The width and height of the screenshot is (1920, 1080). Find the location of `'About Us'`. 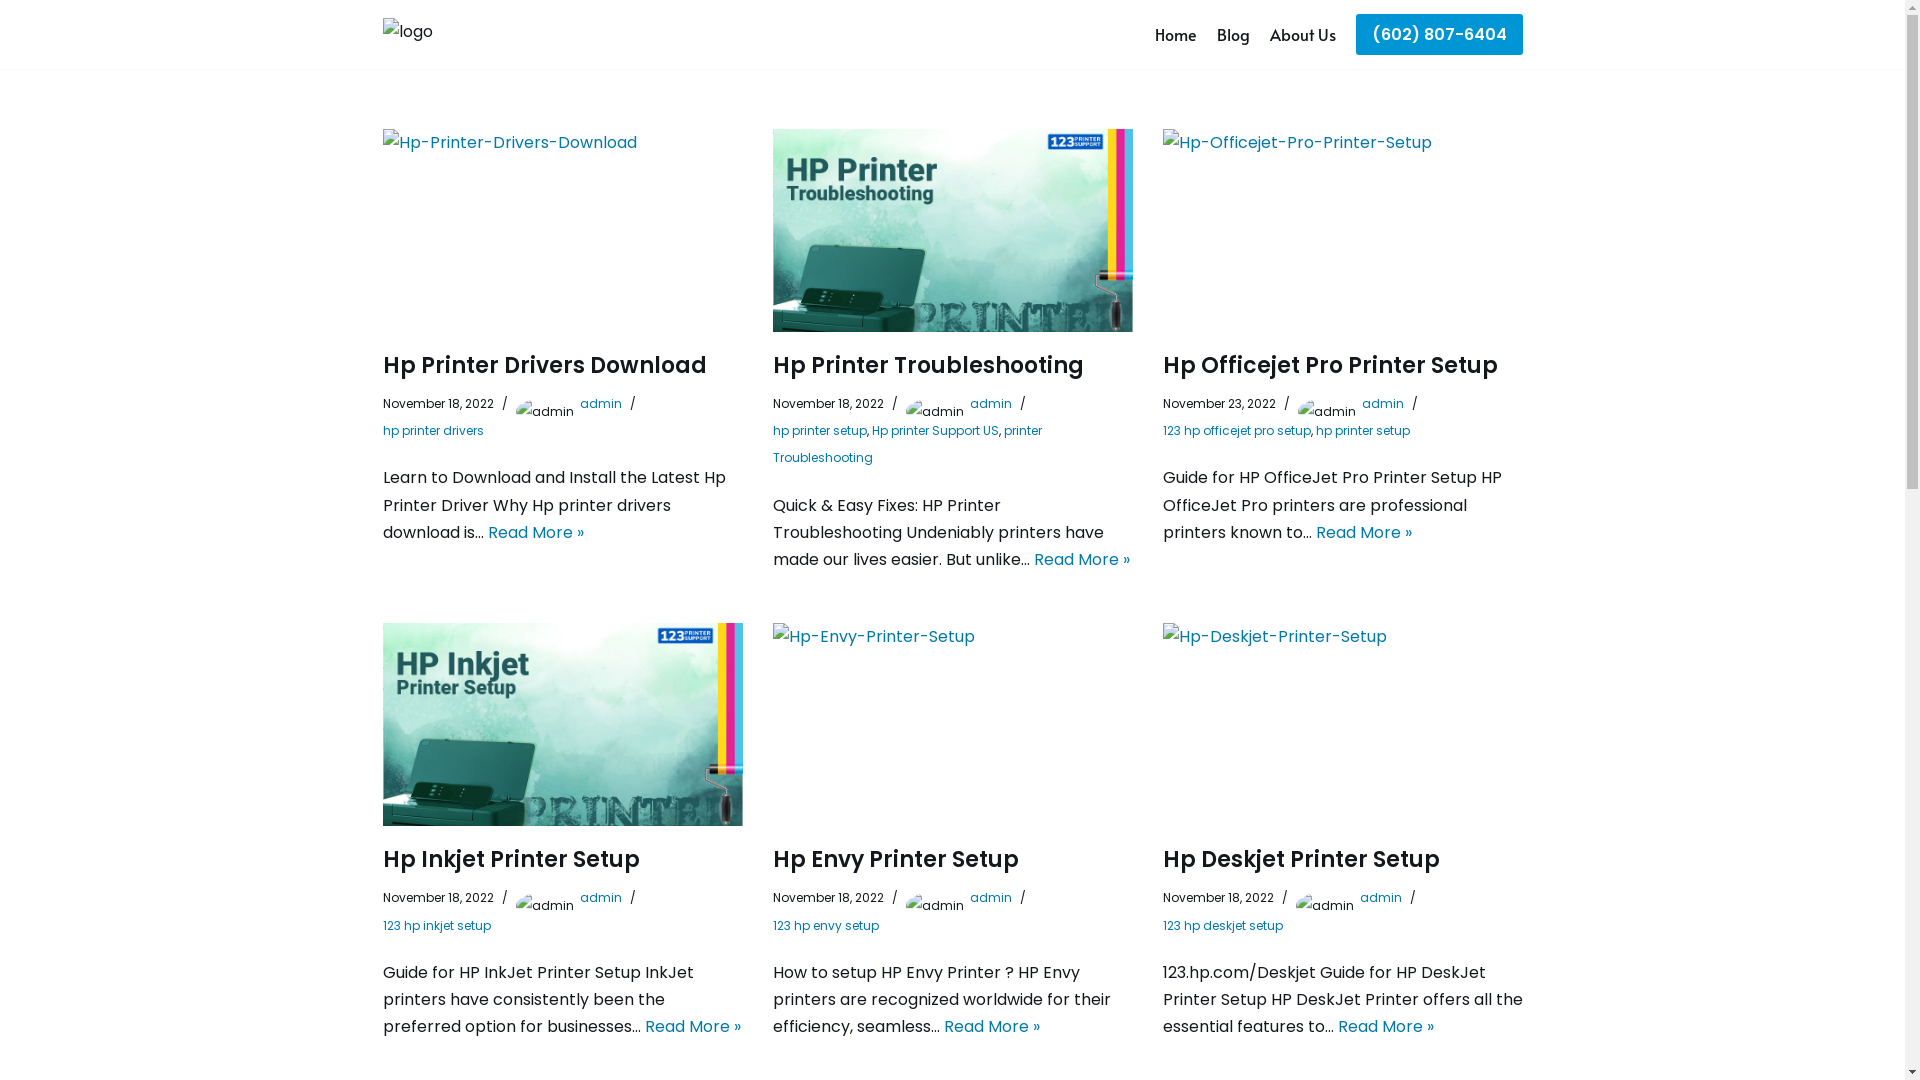

'About Us' is located at coordinates (1302, 34).